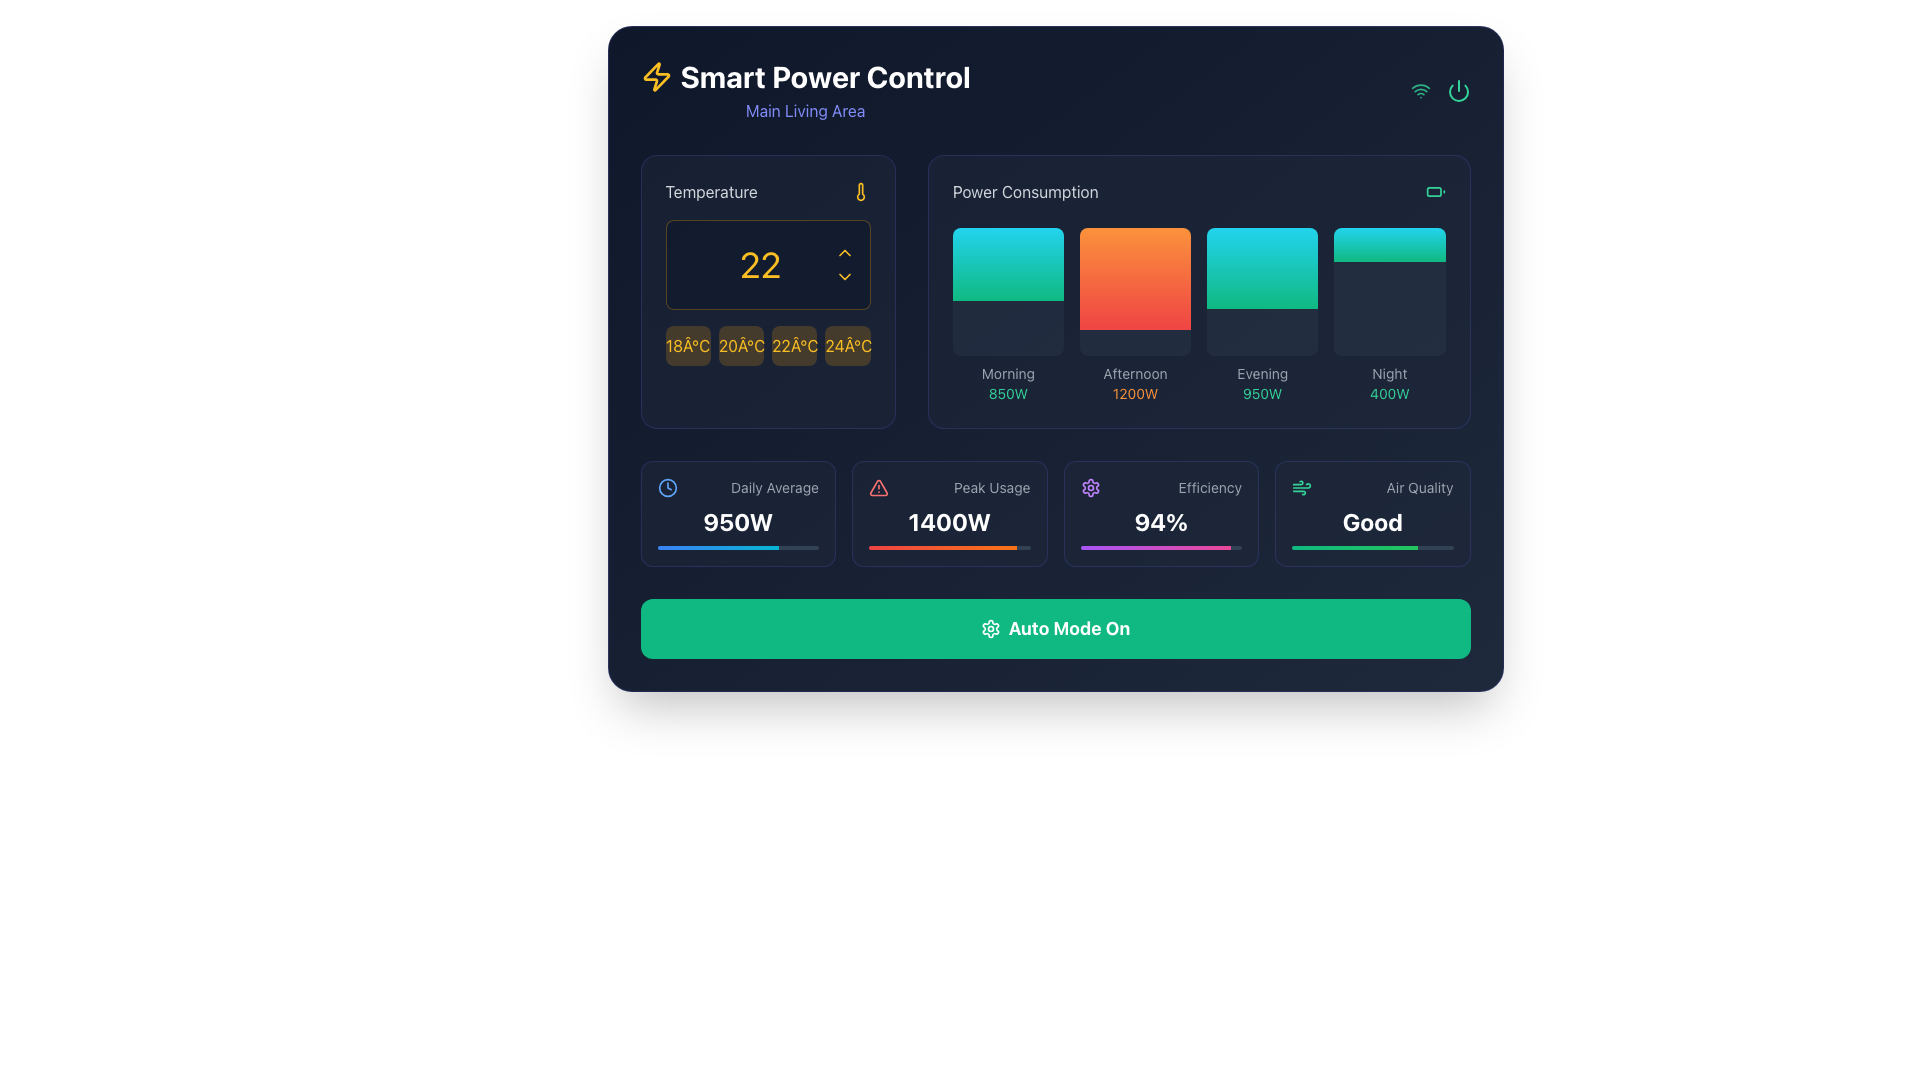 The image size is (1920, 1080). I want to click on the '22°C' button in the temperature selection grid, so click(767, 345).